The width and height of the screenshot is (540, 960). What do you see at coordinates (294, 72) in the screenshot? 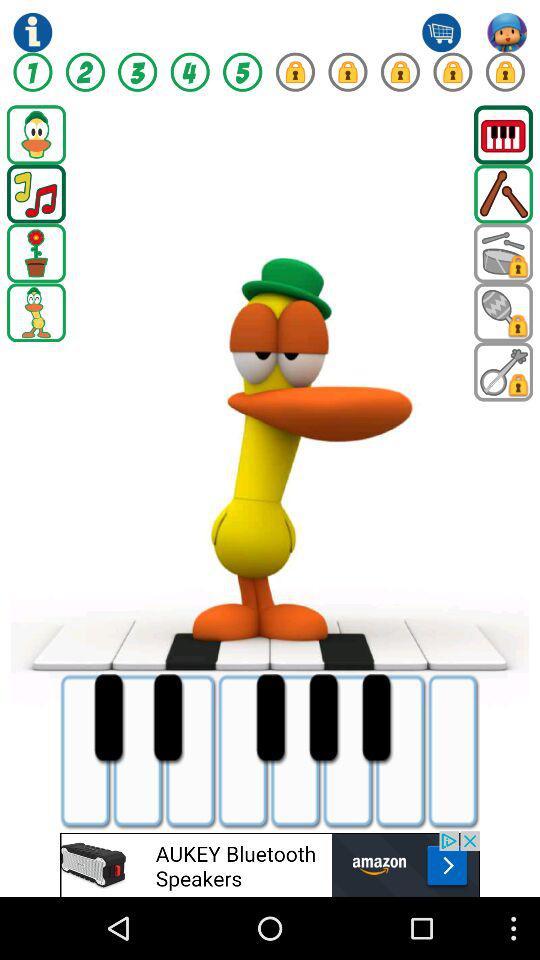
I see `lock better` at bounding box center [294, 72].